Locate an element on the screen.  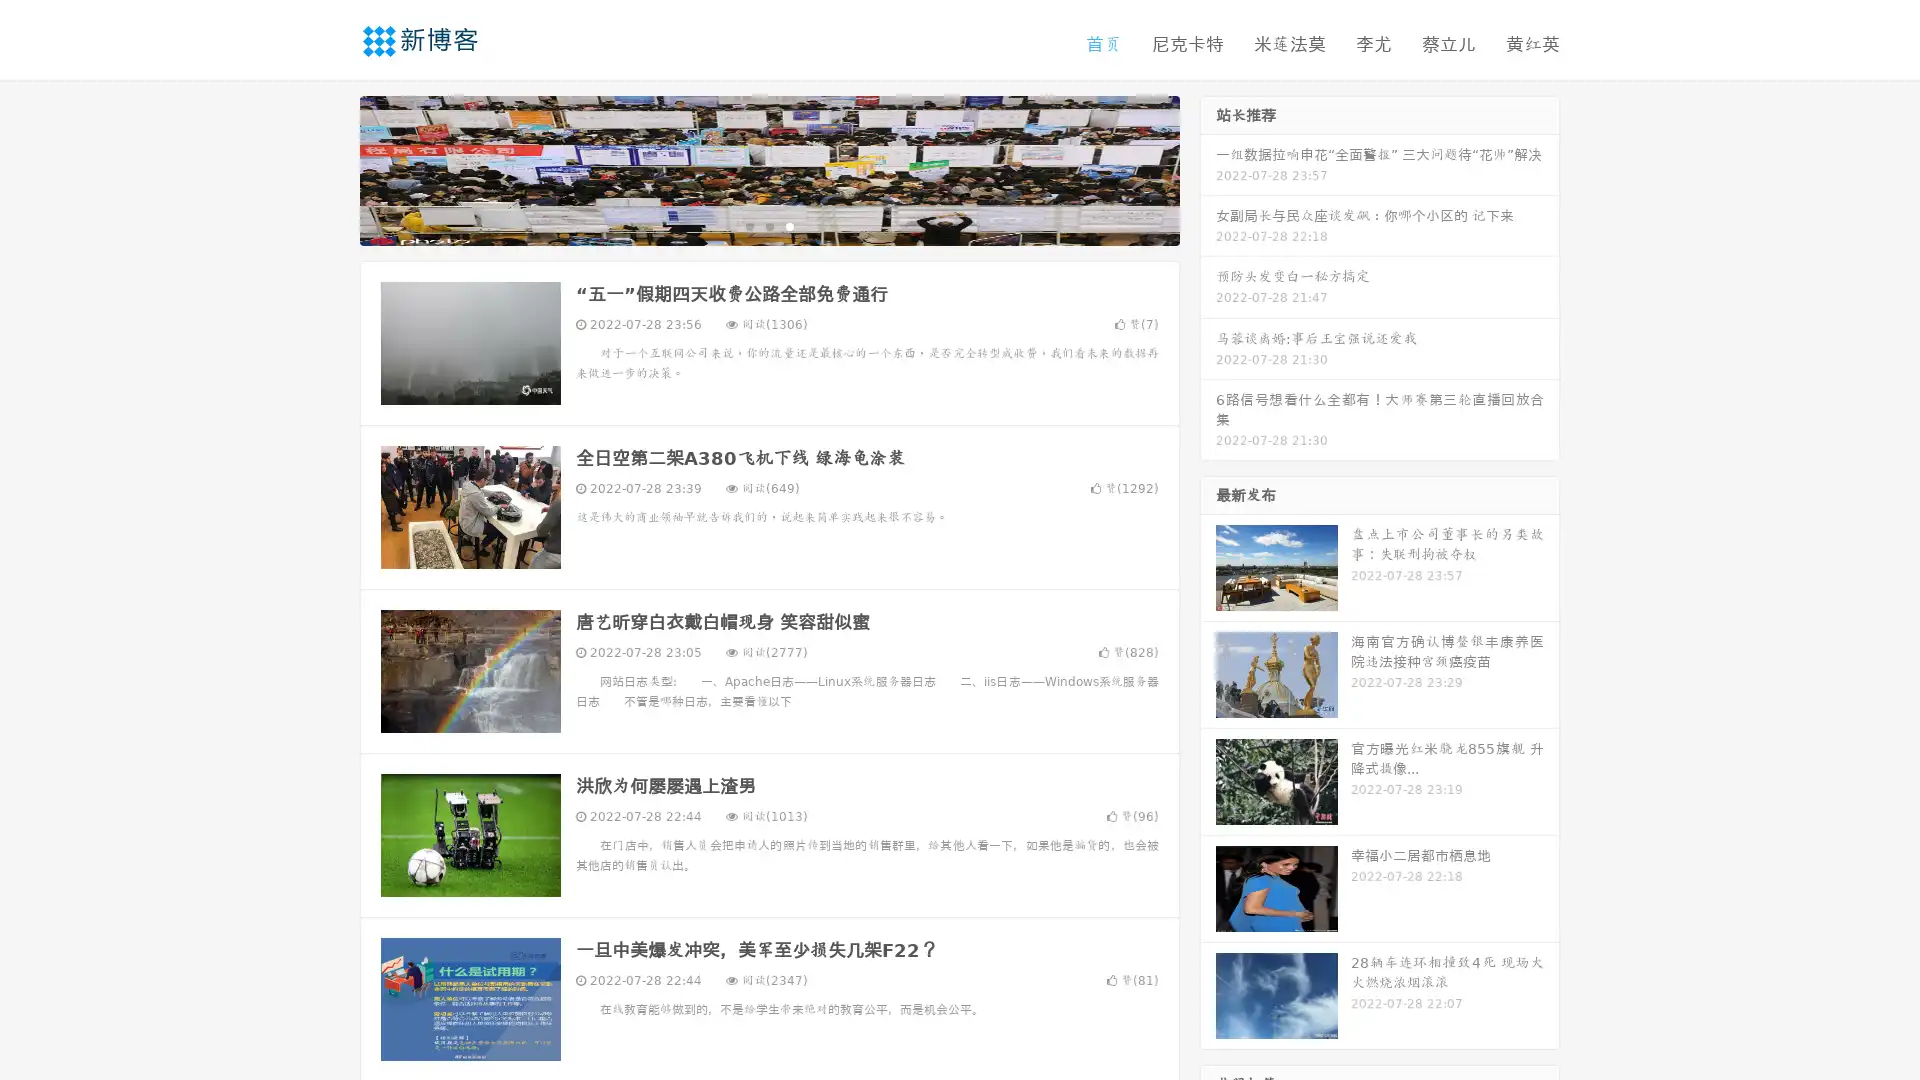
Go to slide 1 is located at coordinates (748, 225).